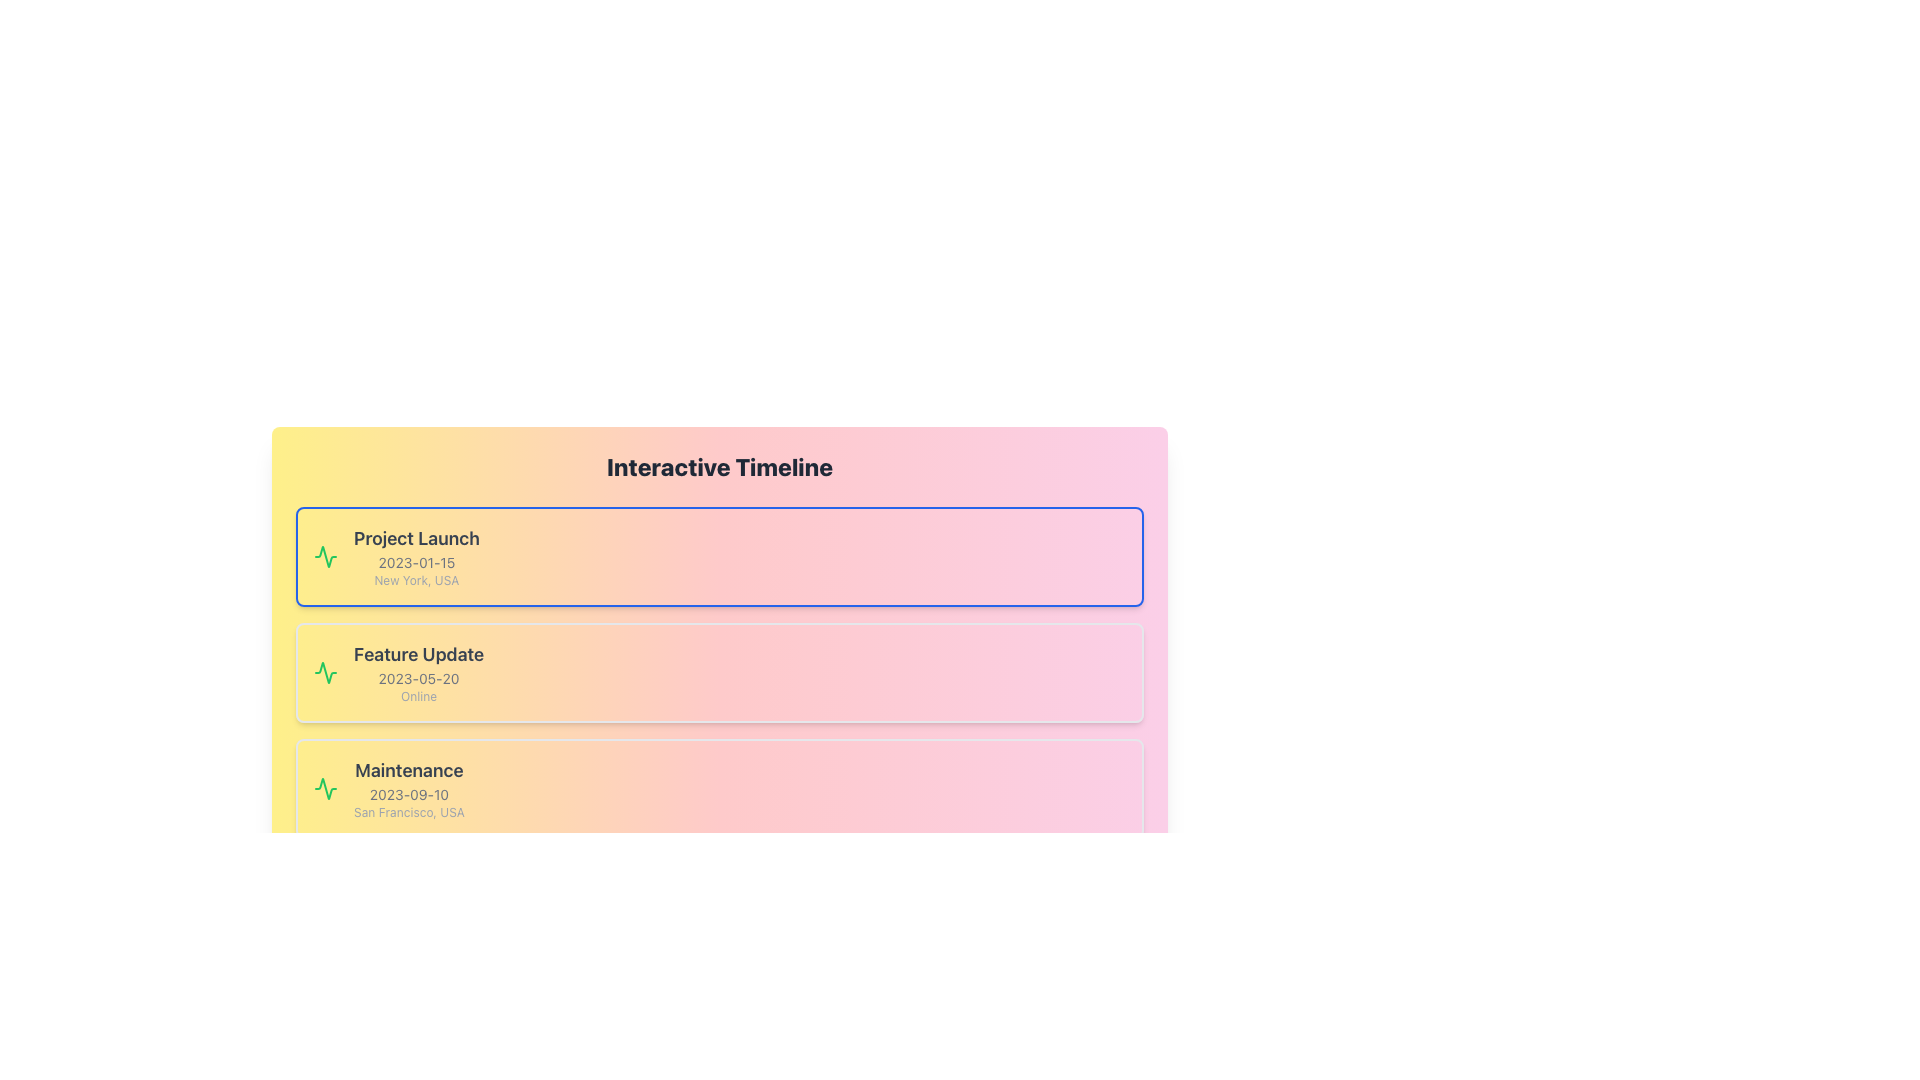 The height and width of the screenshot is (1080, 1920). I want to click on the first SVG graphic icon representing the event in the timeline within the 'Project Launch' card, so click(326, 788).